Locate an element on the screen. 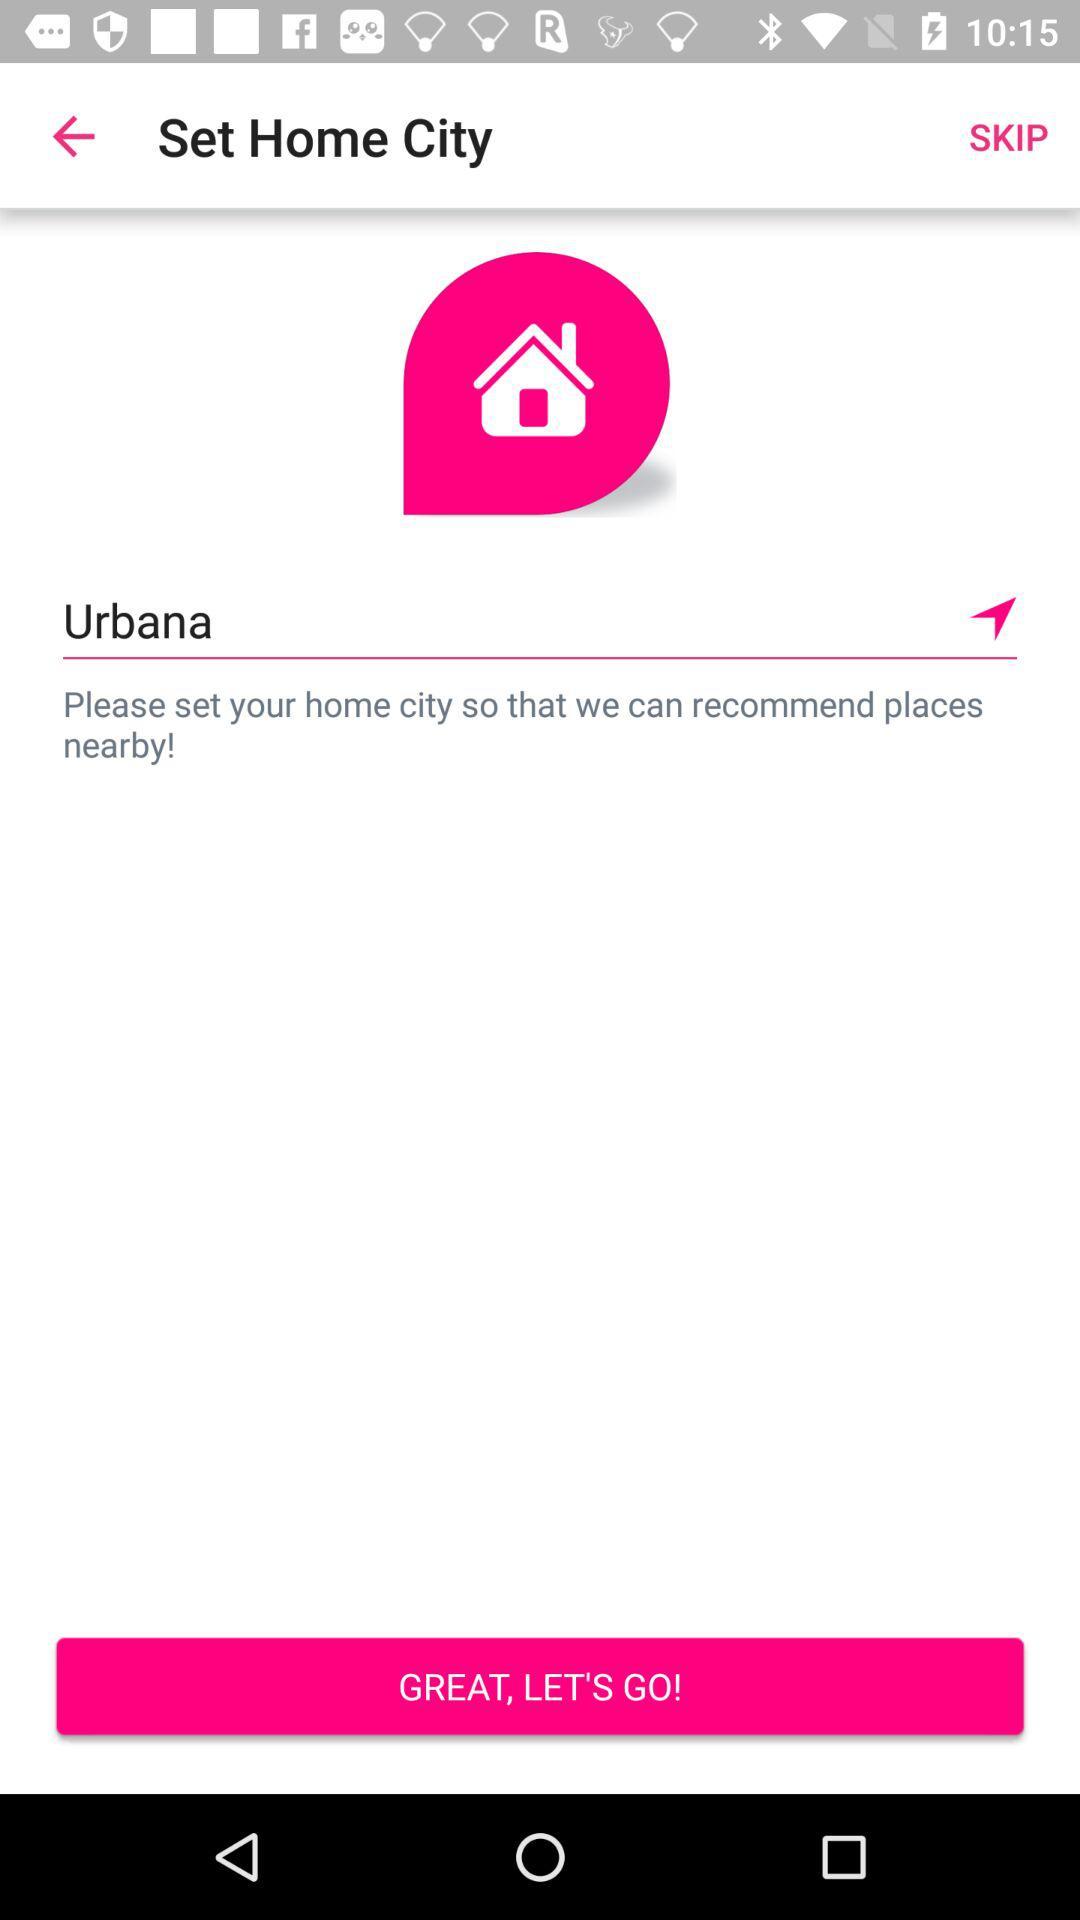  item below the please set your item is located at coordinates (540, 1688).